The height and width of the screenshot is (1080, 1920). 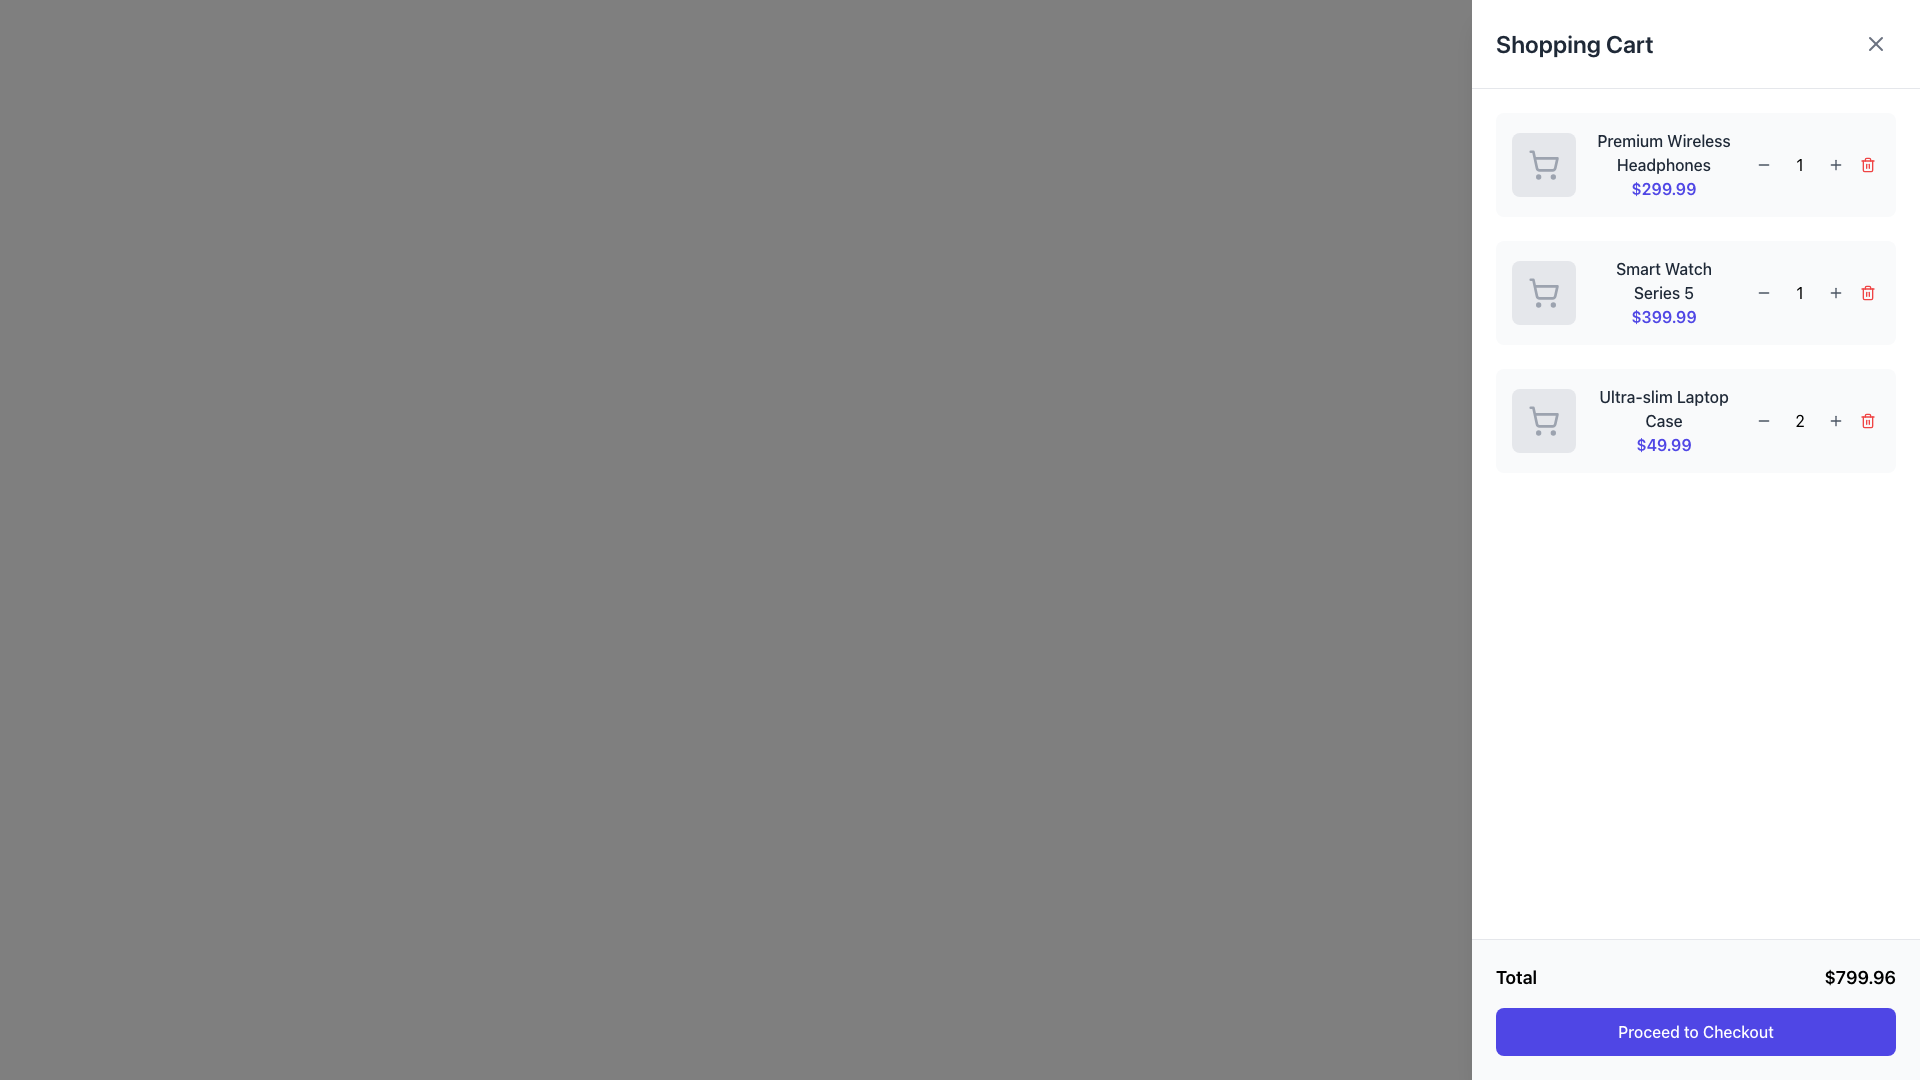 What do you see at coordinates (1694, 1010) in the screenshot?
I see `the button that displays the total cost and allows users to proceed to checkout` at bounding box center [1694, 1010].